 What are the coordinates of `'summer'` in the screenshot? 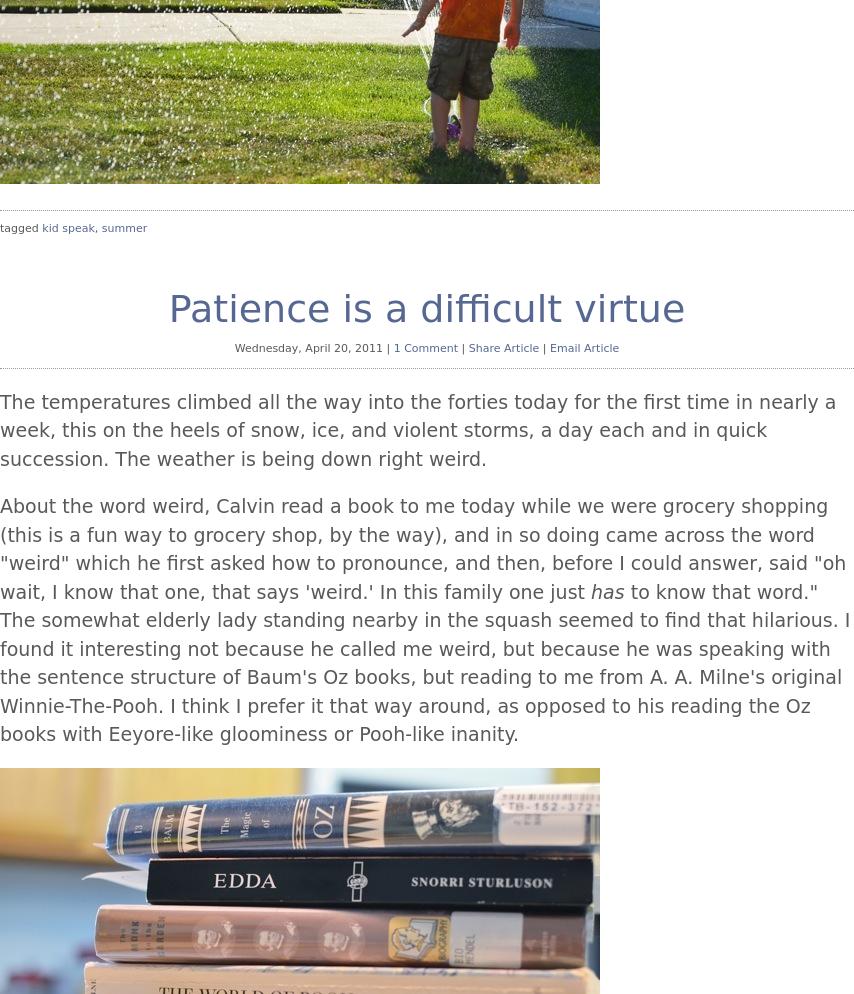 It's located at (123, 228).